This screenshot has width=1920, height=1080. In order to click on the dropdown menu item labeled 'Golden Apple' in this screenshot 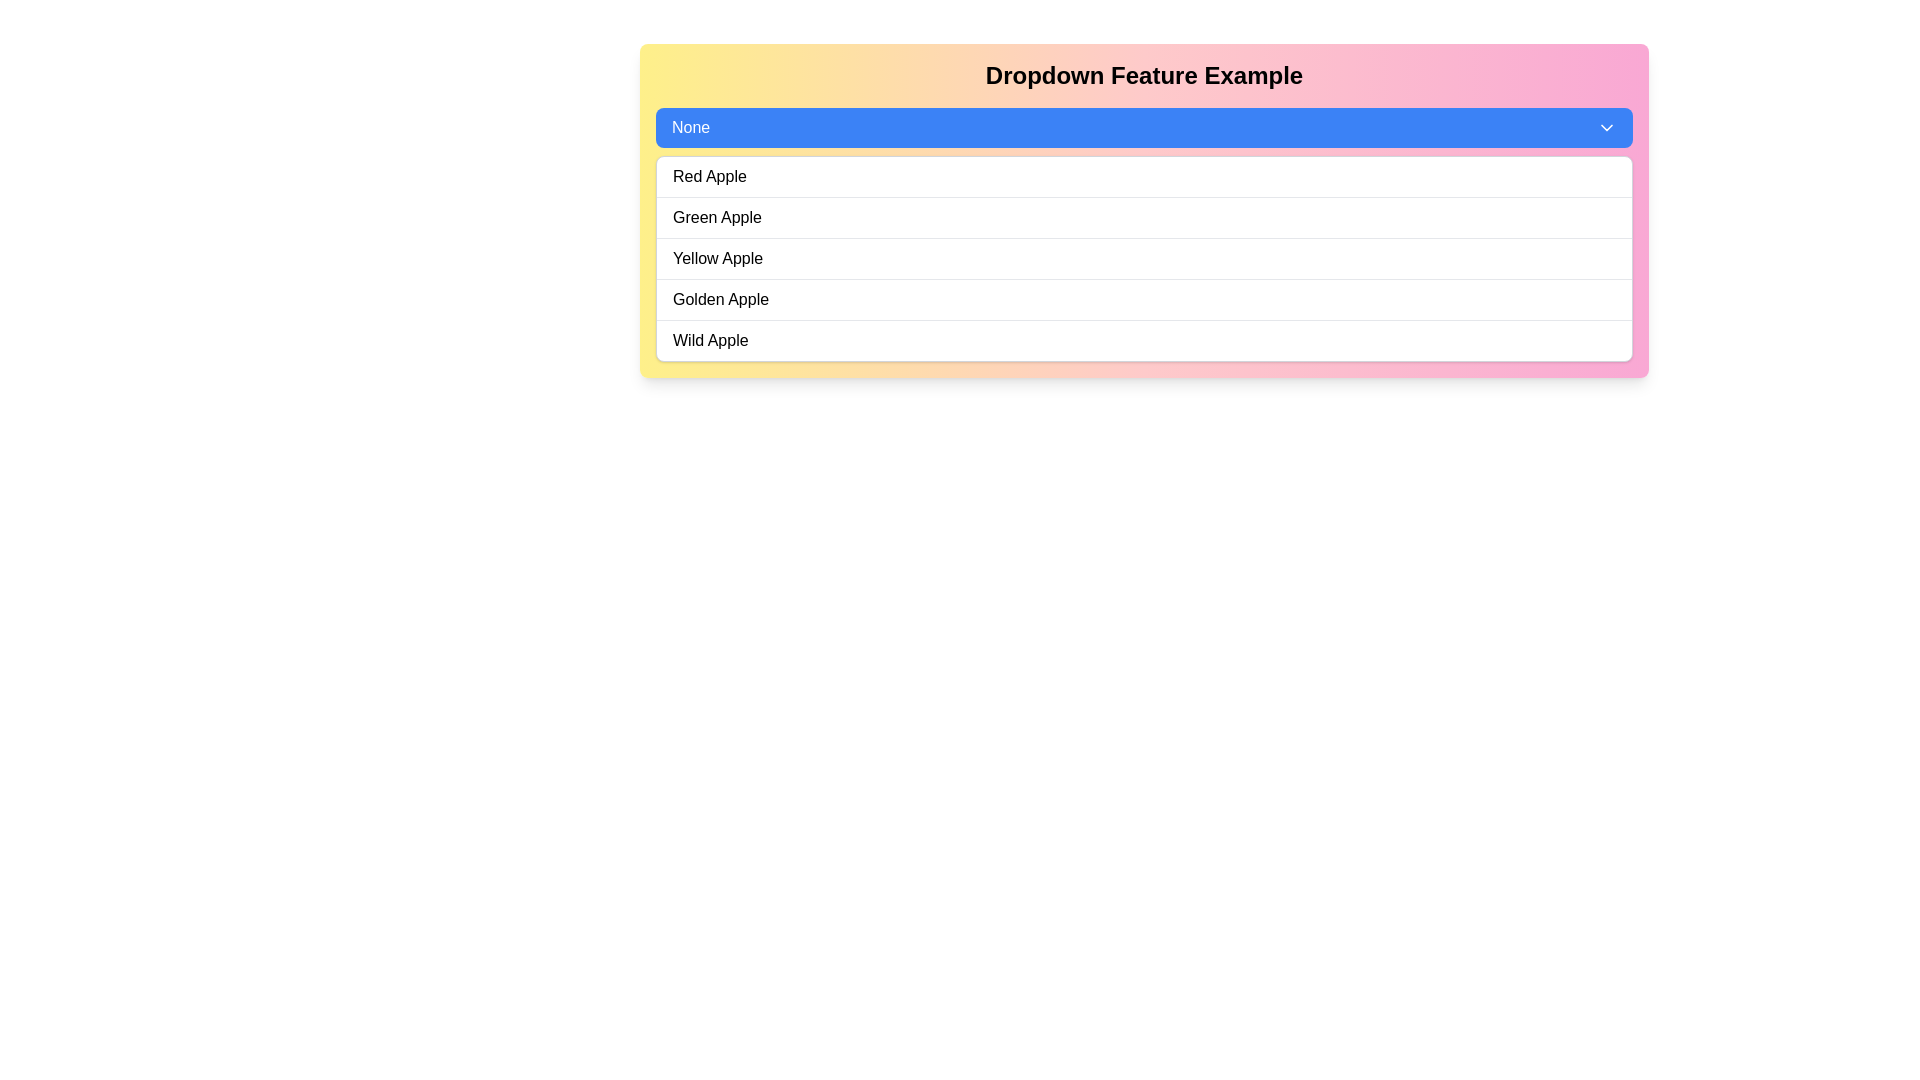, I will do `click(1144, 299)`.